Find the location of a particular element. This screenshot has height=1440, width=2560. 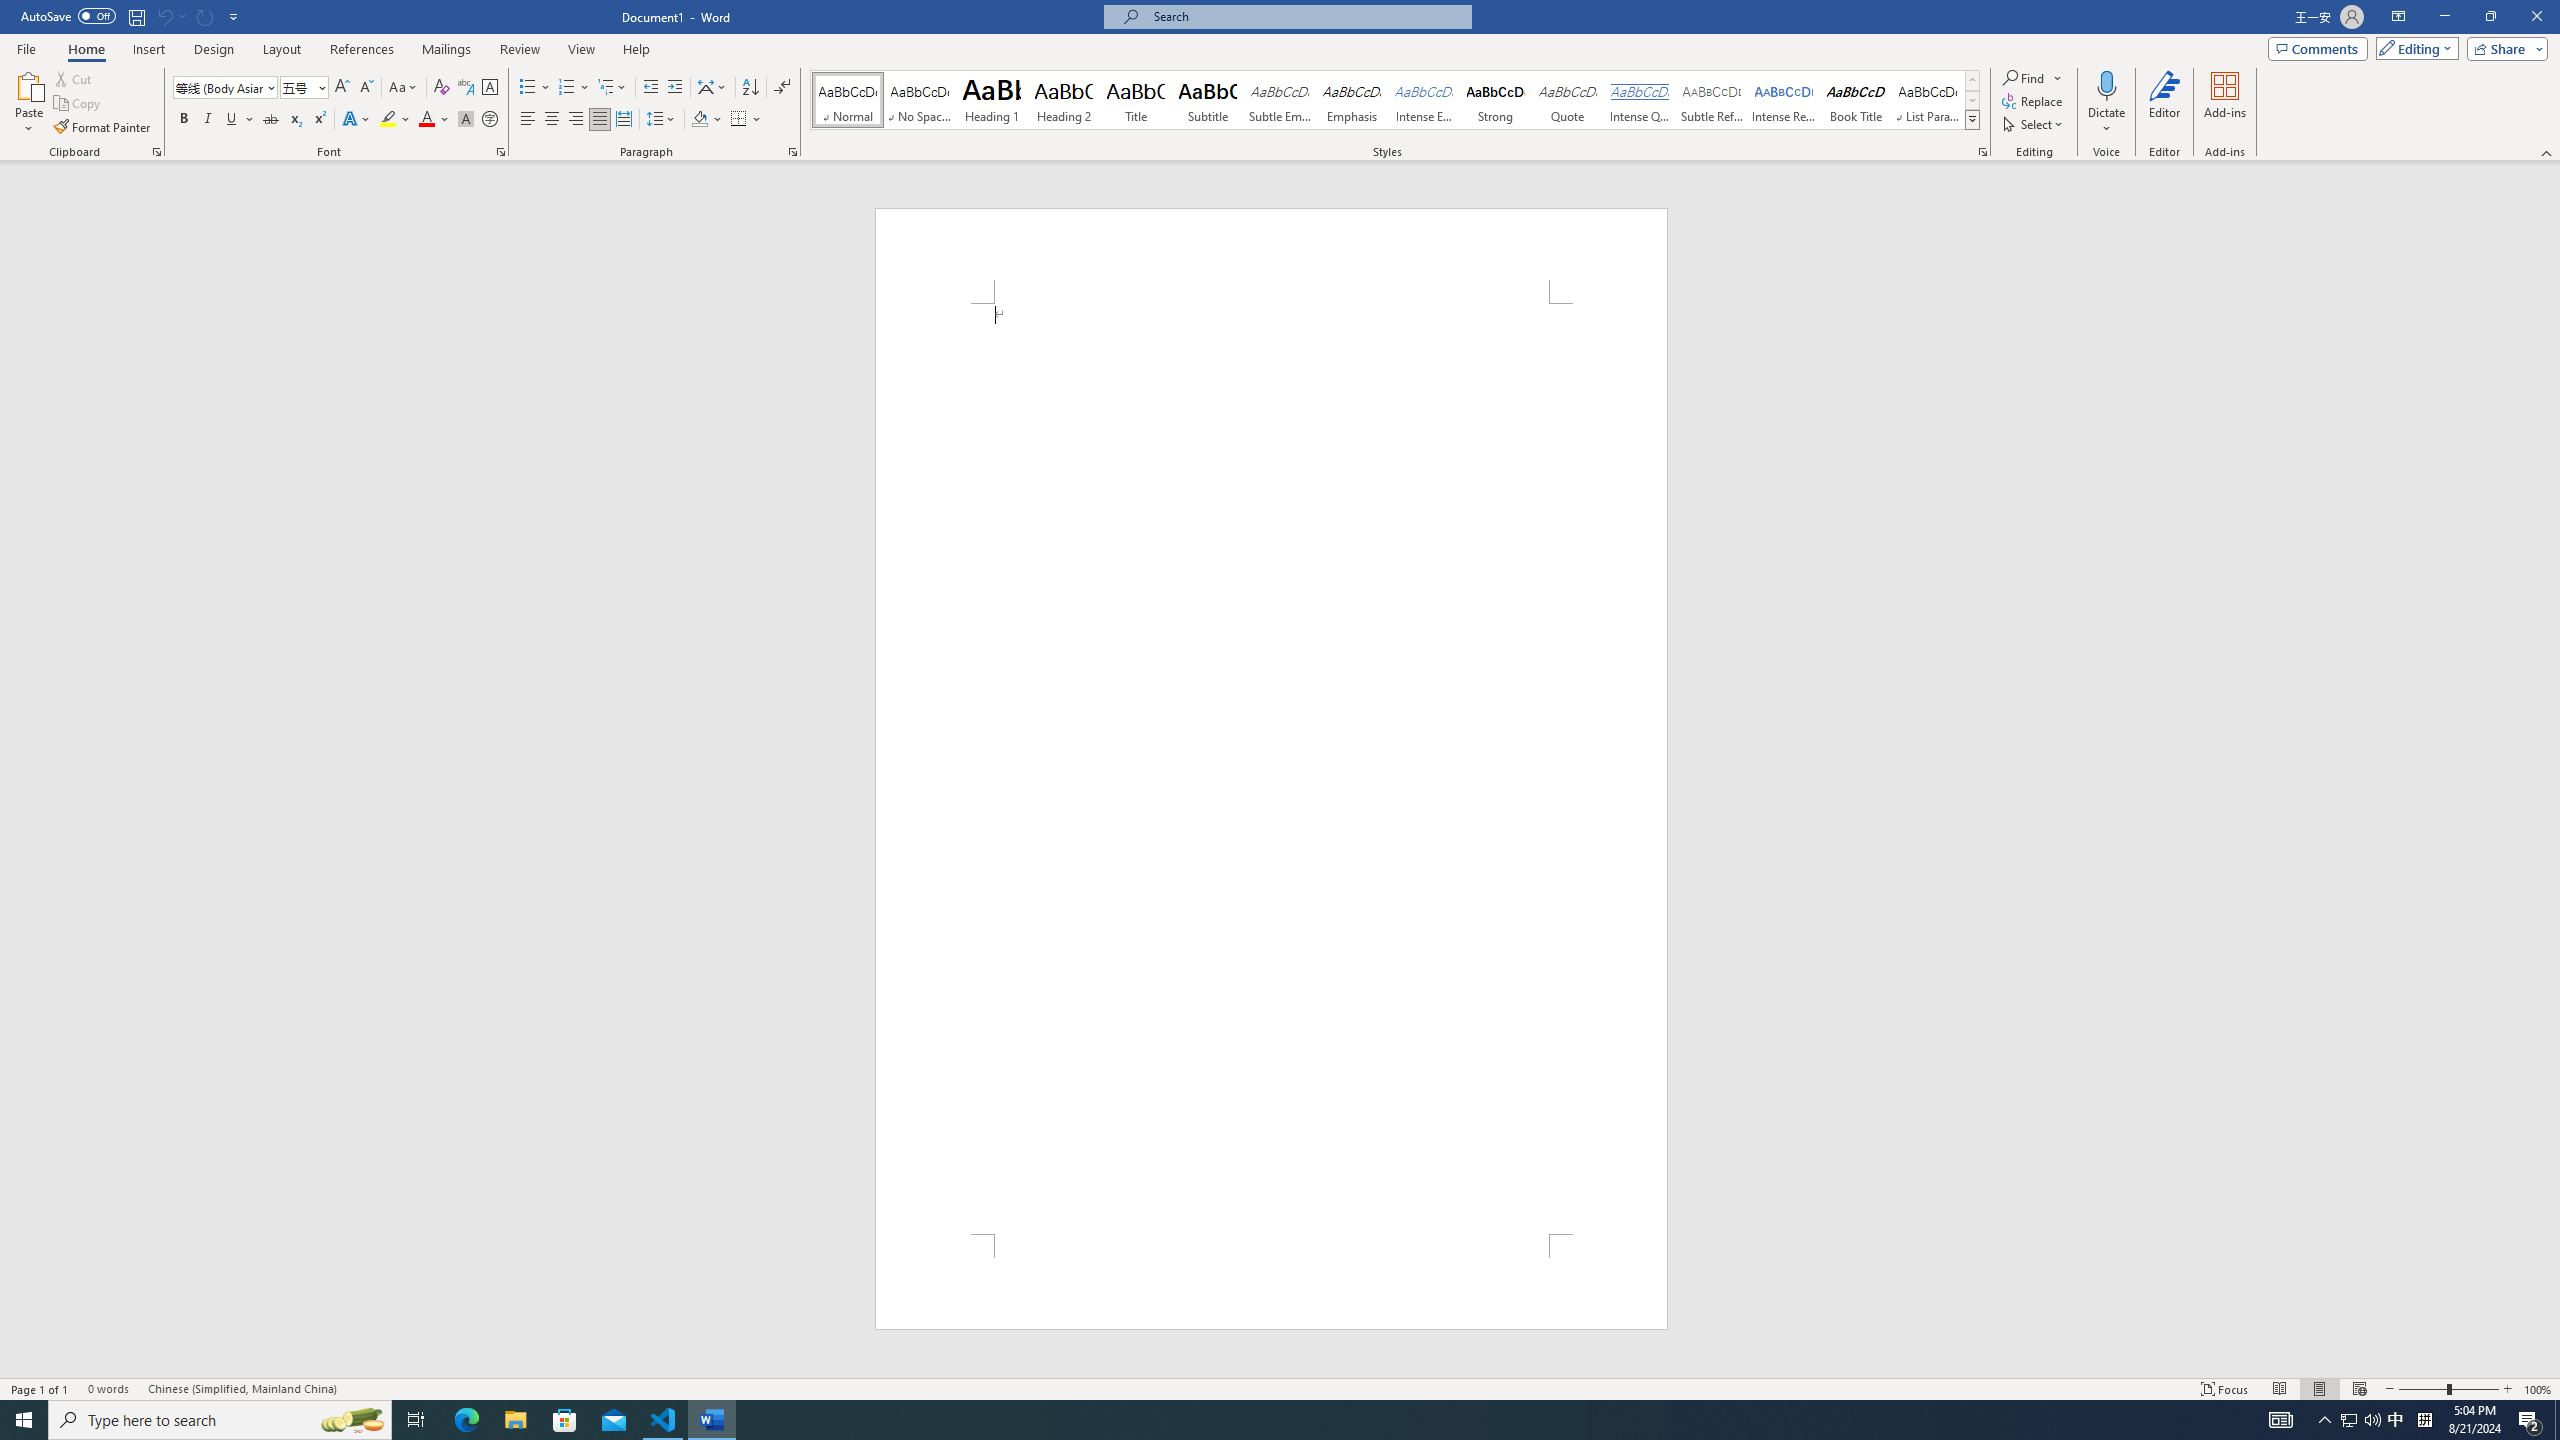

'Emphasis' is located at coordinates (1350, 99).